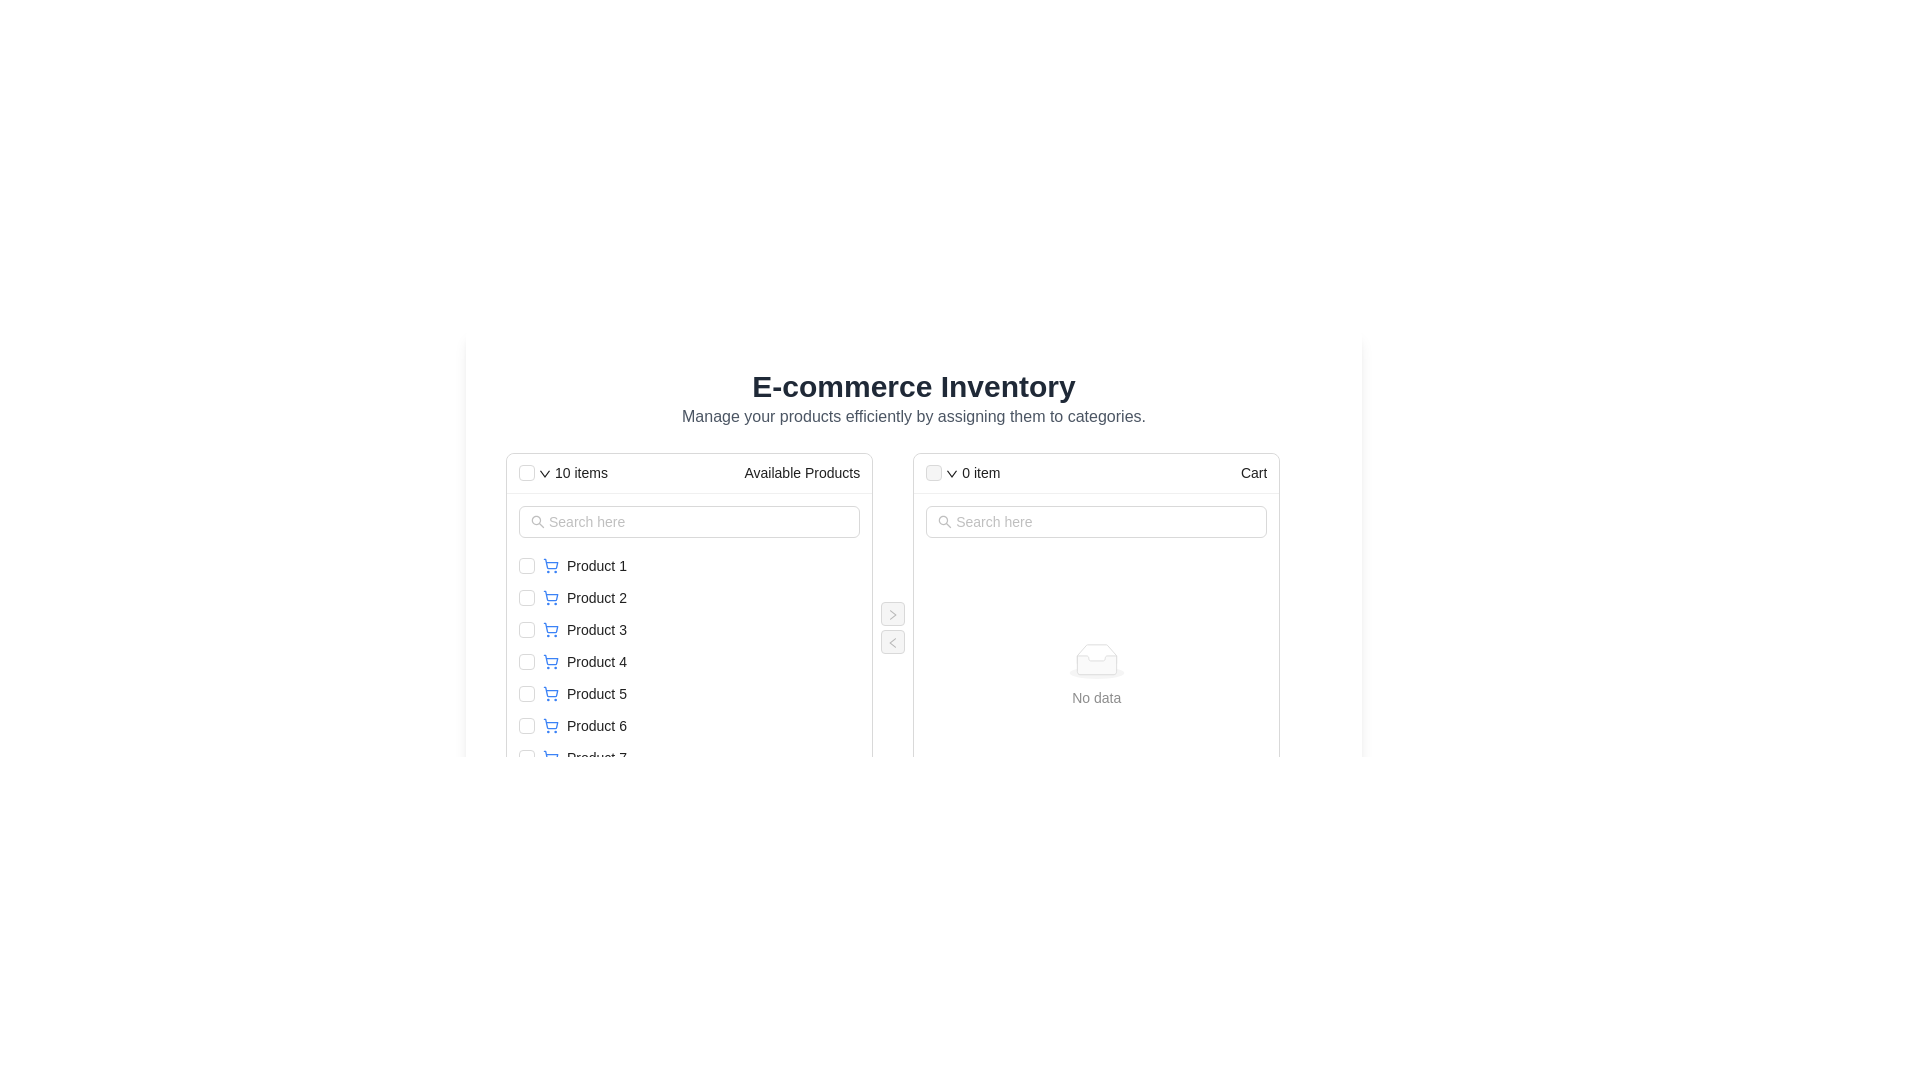  Describe the element at coordinates (944, 520) in the screenshot. I see `the search icon located within the search bar to the left of the 'Search here' input text box` at that location.